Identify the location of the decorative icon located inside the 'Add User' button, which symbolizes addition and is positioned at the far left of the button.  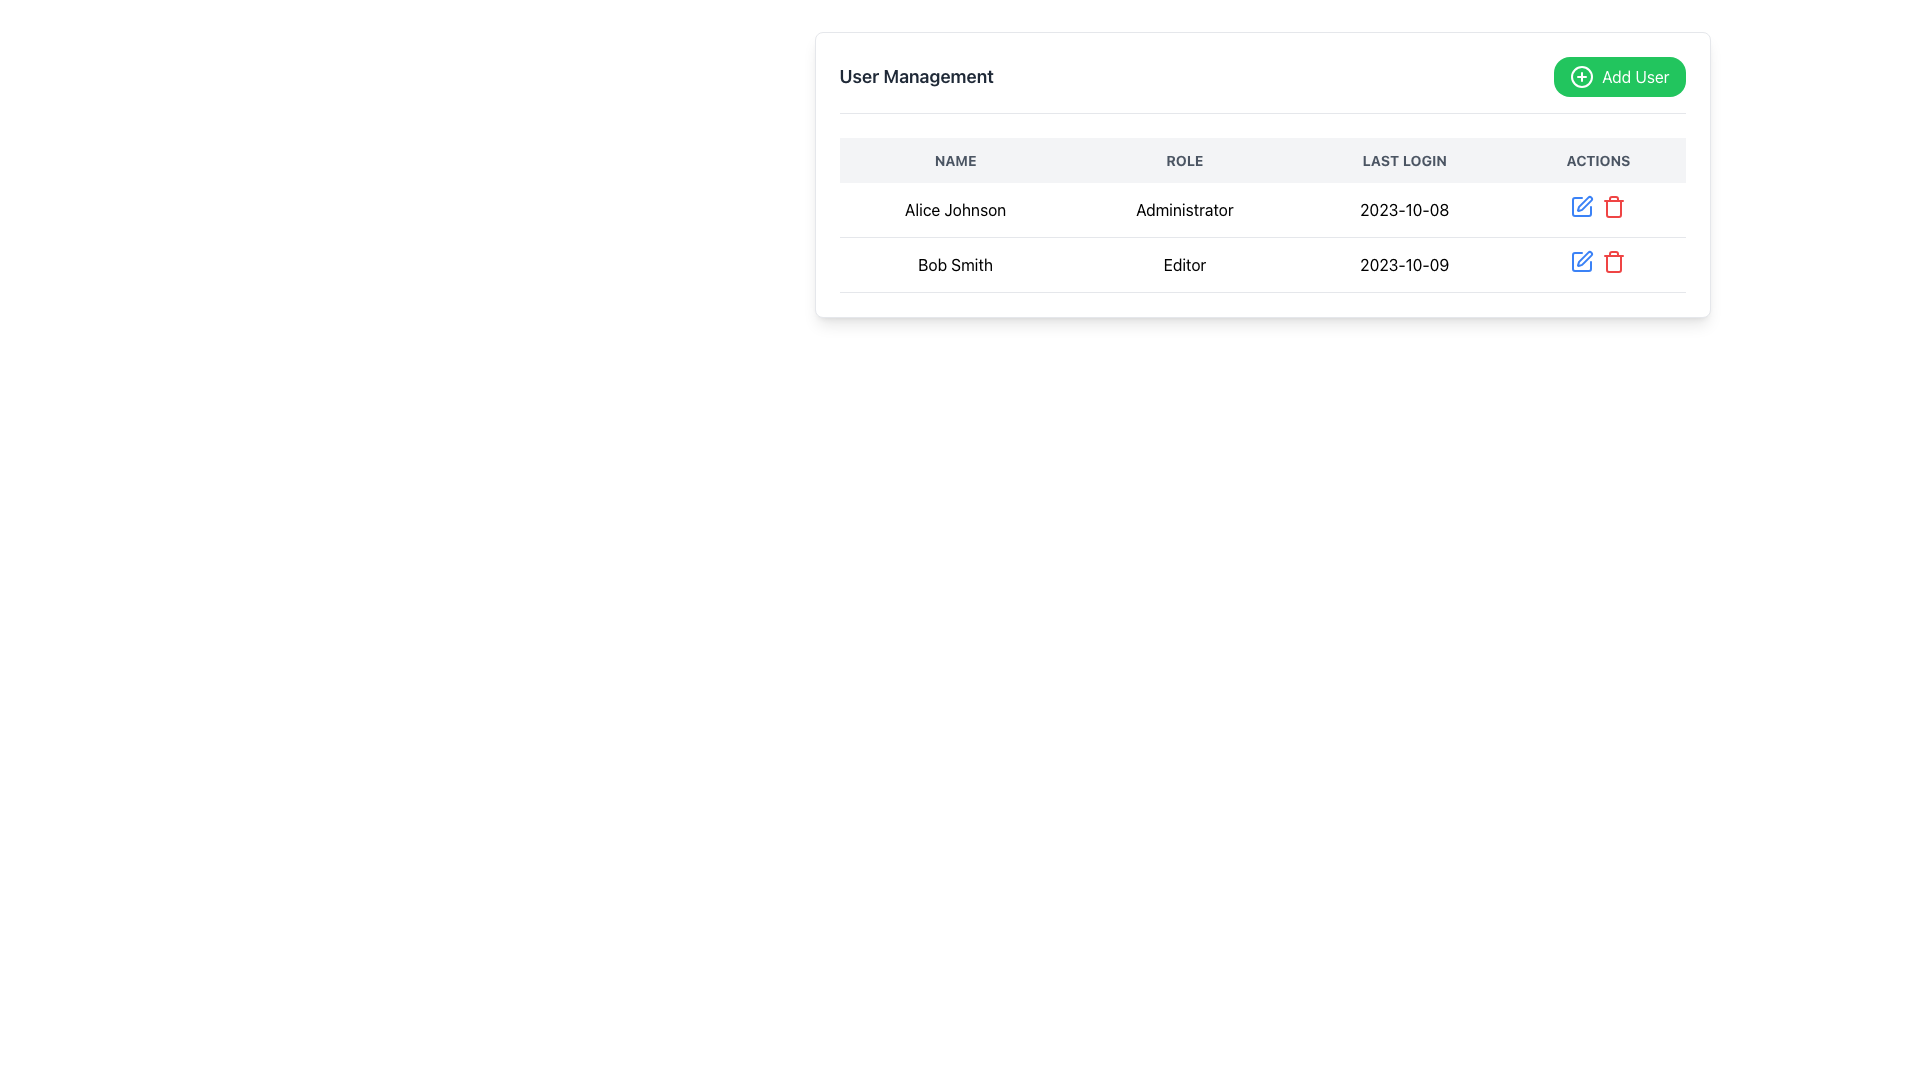
(1581, 76).